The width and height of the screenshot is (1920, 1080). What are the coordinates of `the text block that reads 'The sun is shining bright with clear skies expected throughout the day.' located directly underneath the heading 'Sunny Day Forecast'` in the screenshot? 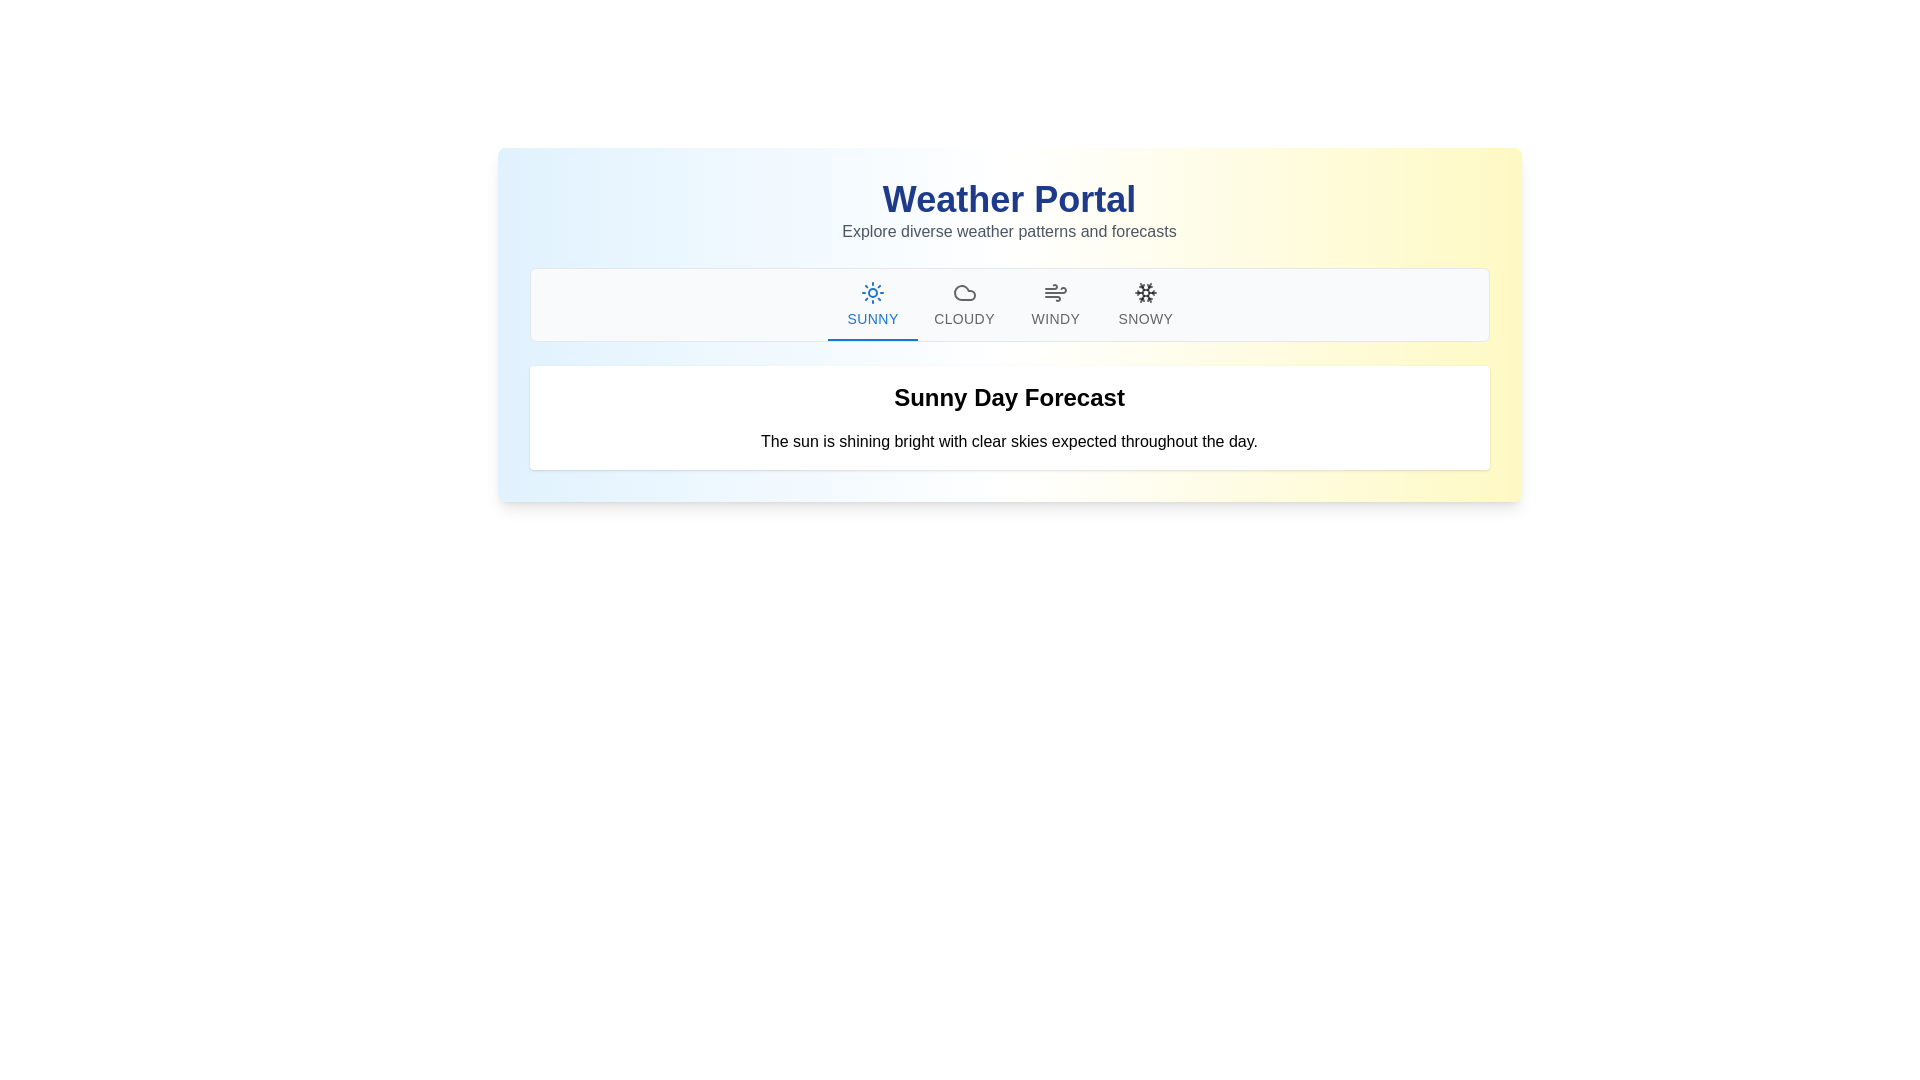 It's located at (1009, 441).